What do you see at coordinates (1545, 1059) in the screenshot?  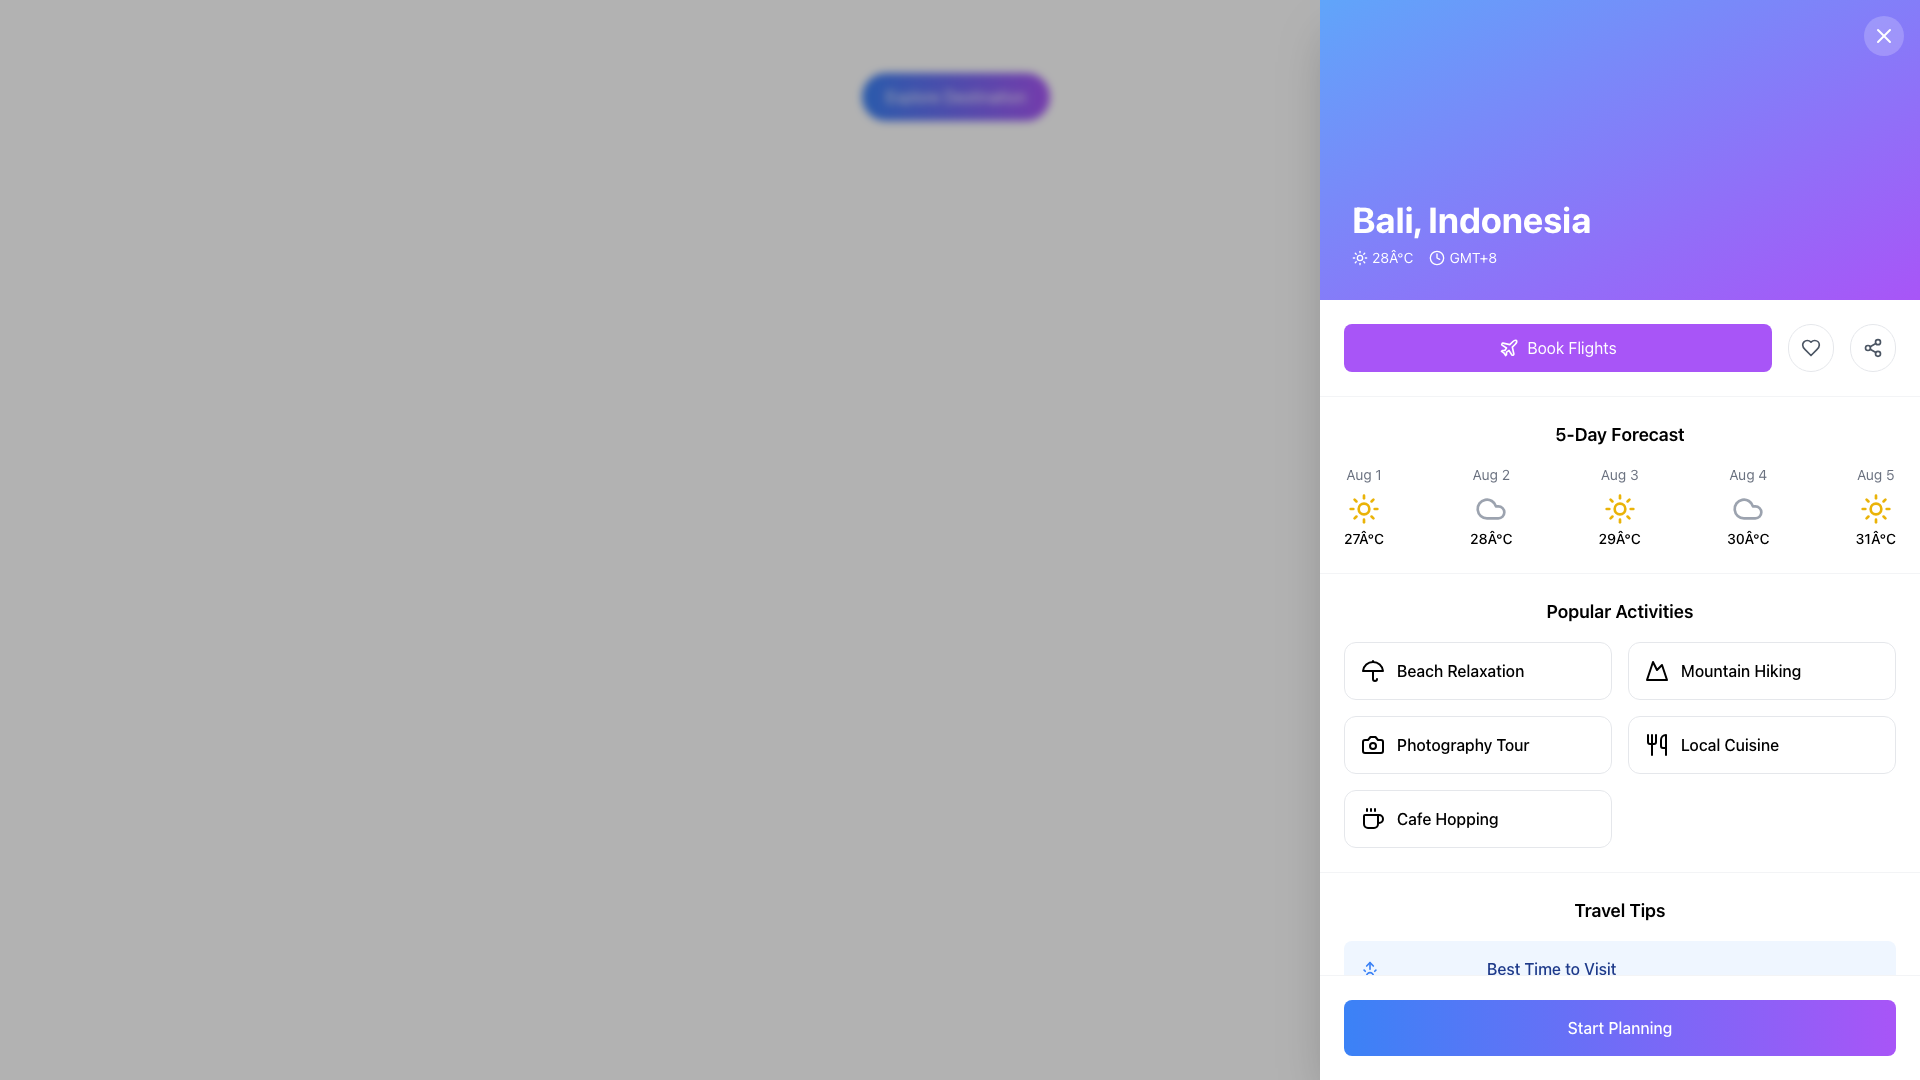 I see `the title text label located at the top of the 'Travel Tips' section, which introduces the related content below it` at bounding box center [1545, 1059].